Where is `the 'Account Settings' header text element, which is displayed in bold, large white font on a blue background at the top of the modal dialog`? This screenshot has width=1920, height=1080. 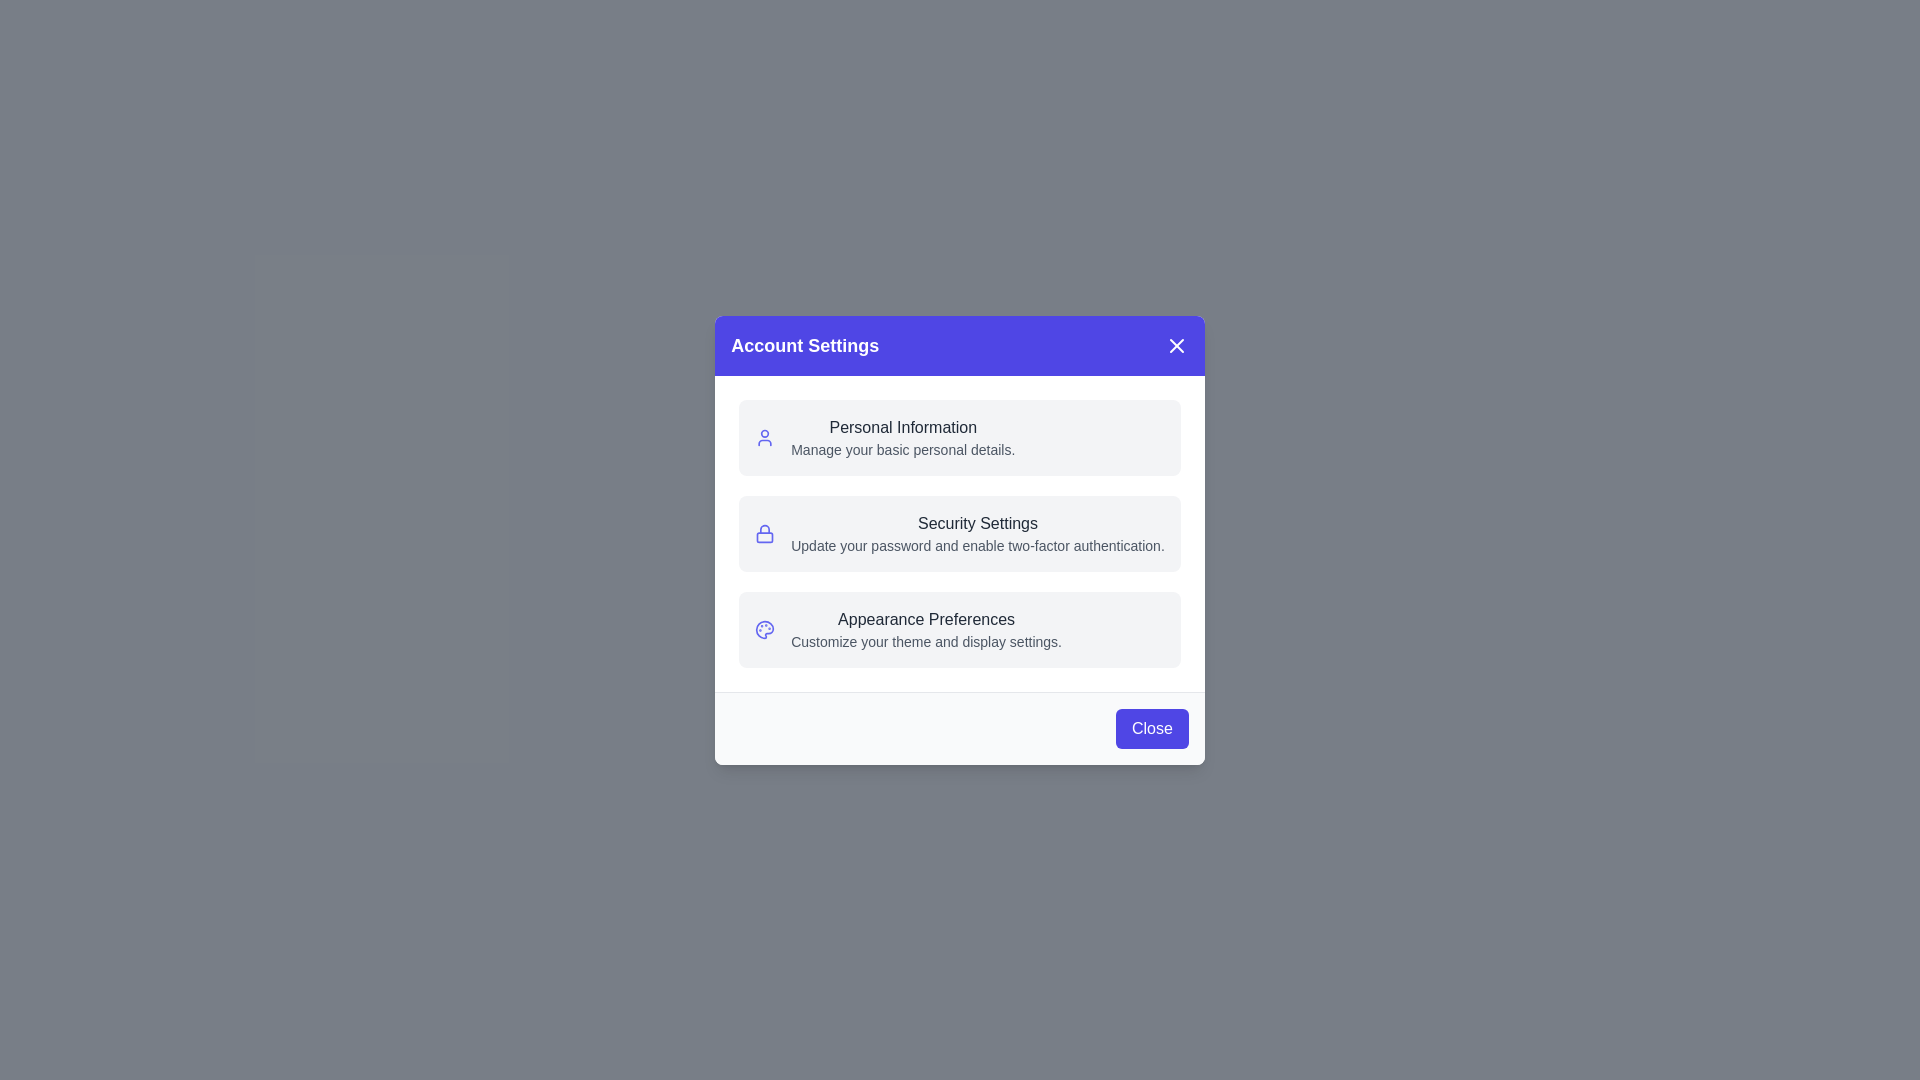
the 'Account Settings' header text element, which is displayed in bold, large white font on a blue background at the top of the modal dialog is located at coordinates (805, 344).